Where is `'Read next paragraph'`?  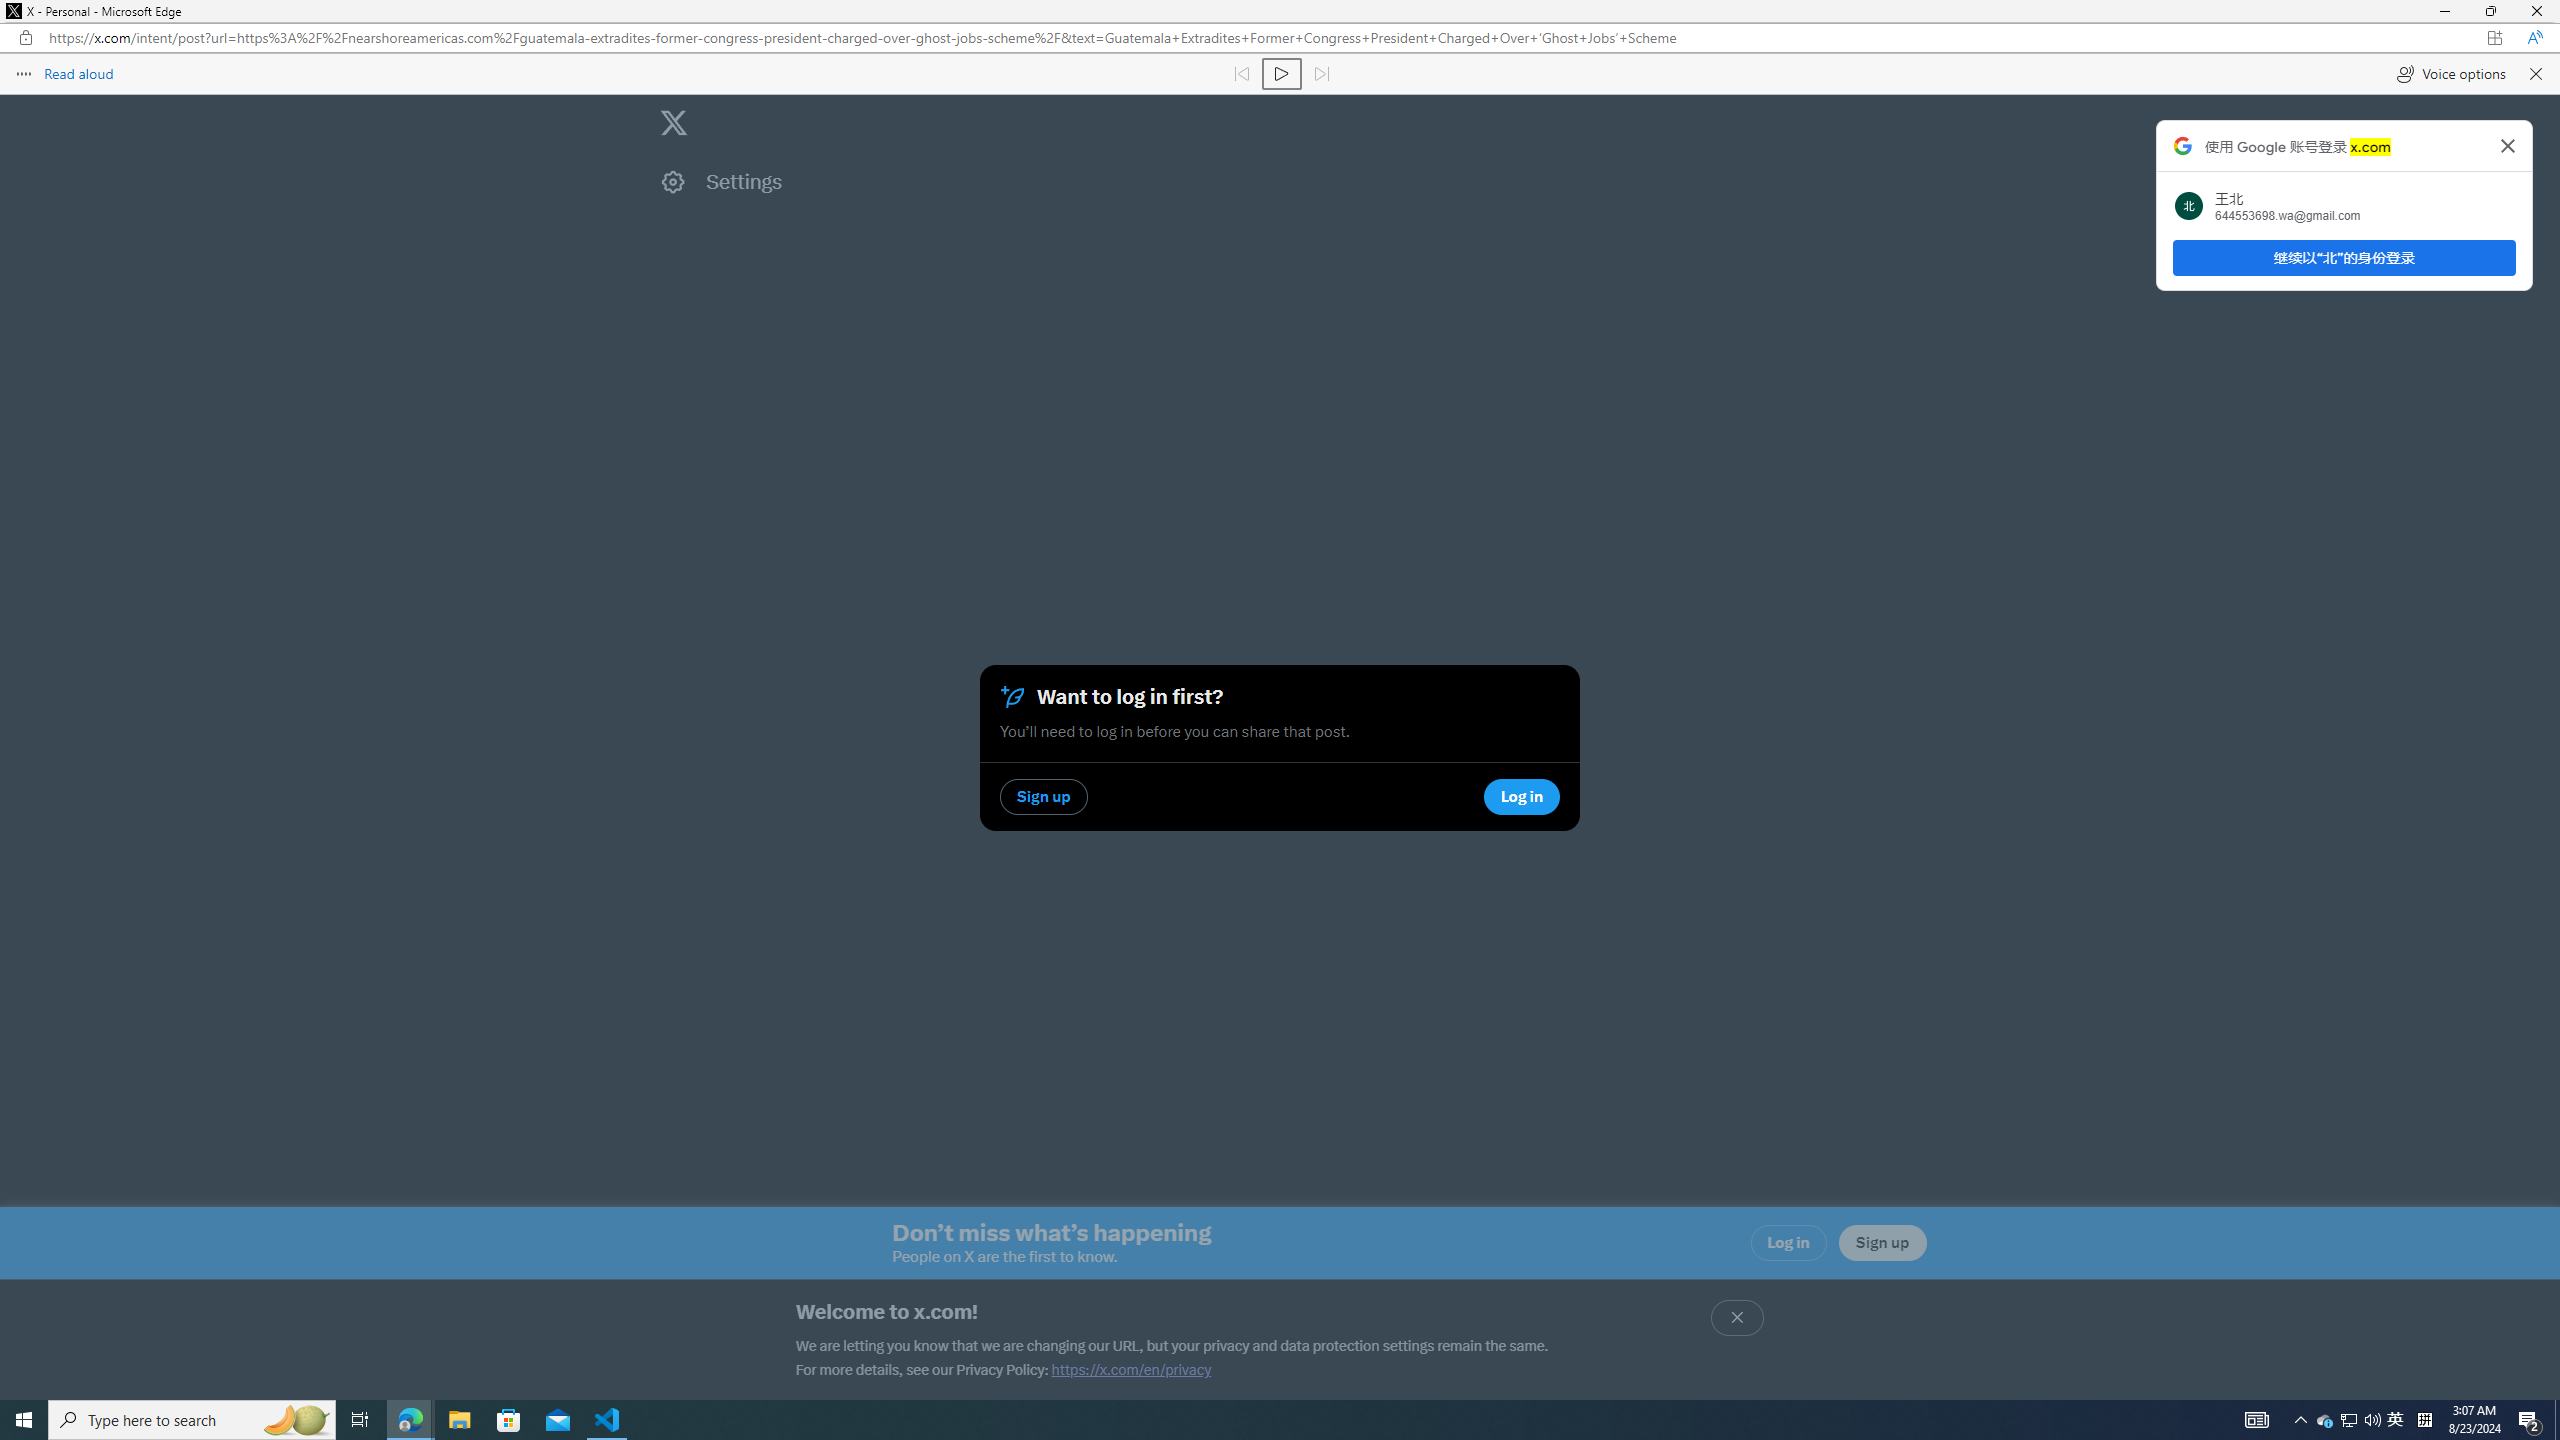
'Read next paragraph' is located at coordinates (1320, 72).